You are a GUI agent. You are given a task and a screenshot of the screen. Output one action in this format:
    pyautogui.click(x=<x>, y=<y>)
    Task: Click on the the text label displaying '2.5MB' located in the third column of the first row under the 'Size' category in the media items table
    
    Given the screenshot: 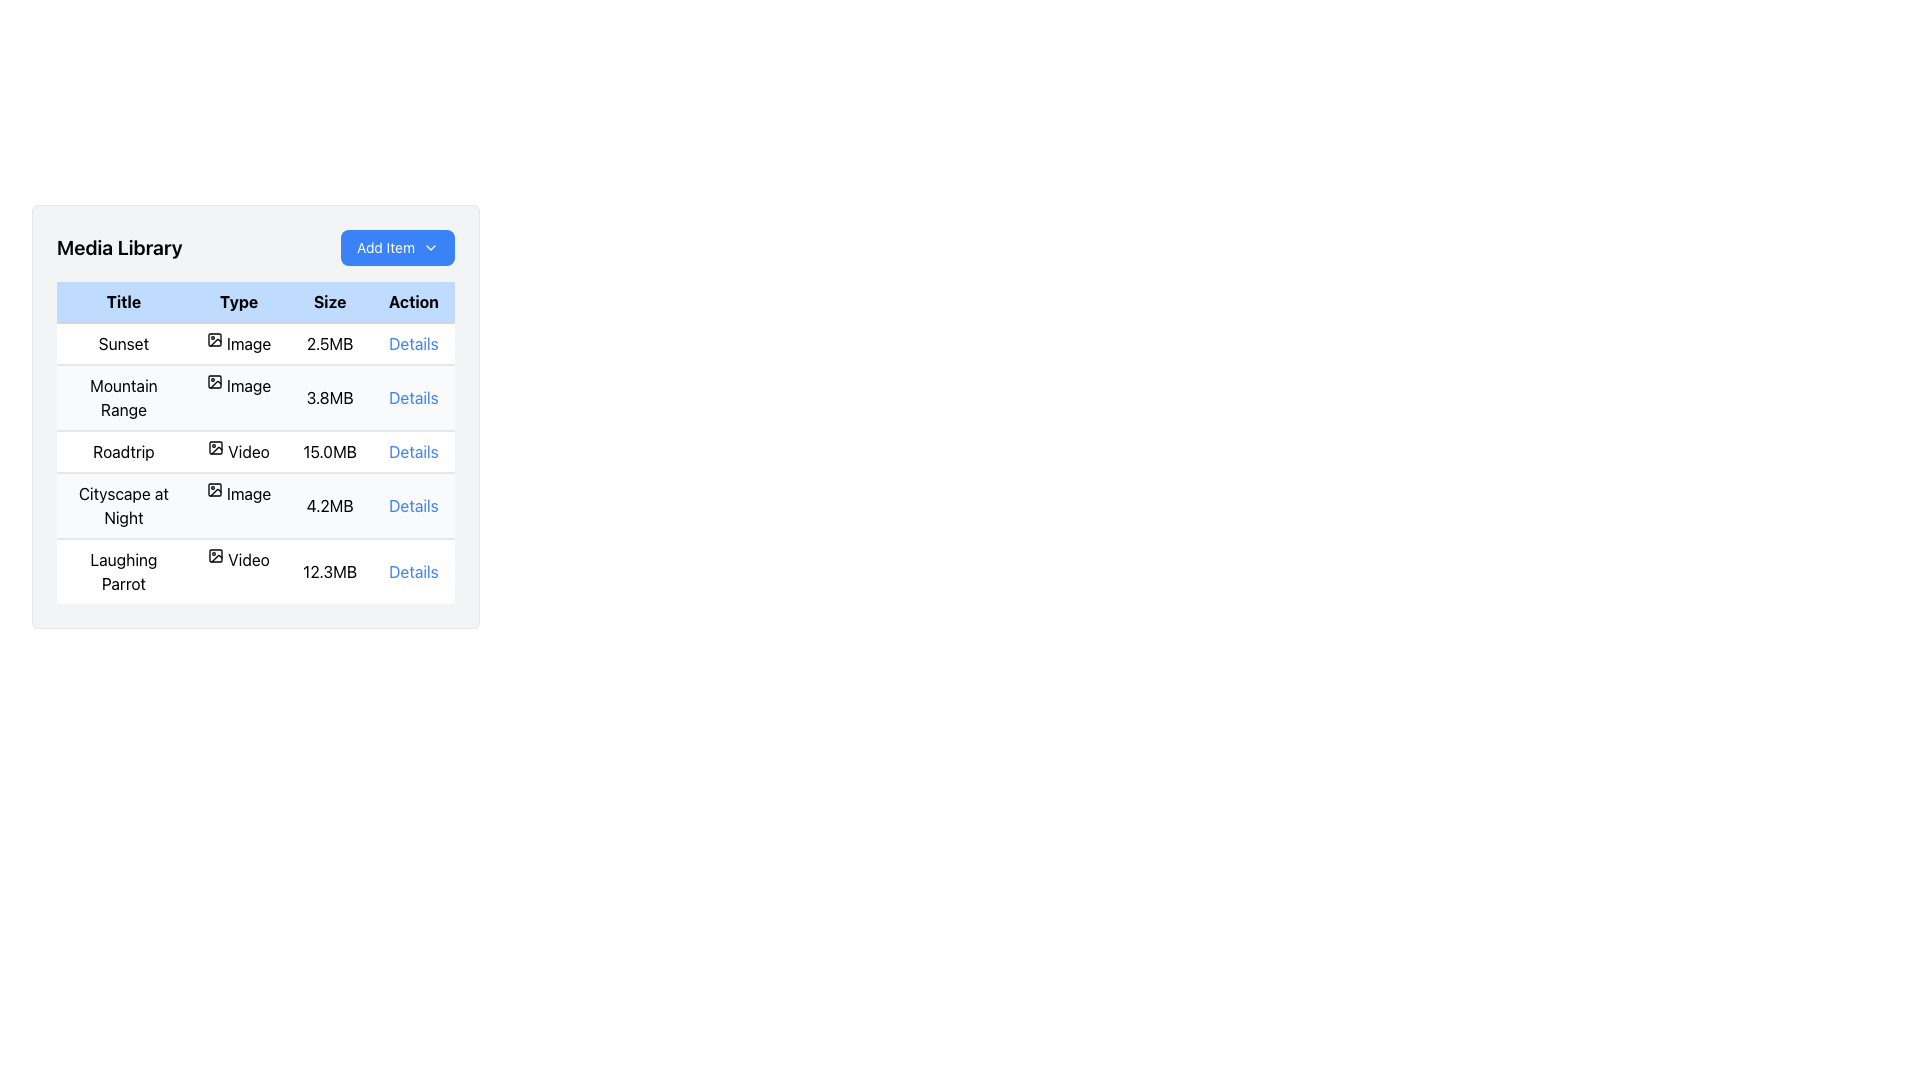 What is the action you would take?
    pyautogui.click(x=330, y=342)
    